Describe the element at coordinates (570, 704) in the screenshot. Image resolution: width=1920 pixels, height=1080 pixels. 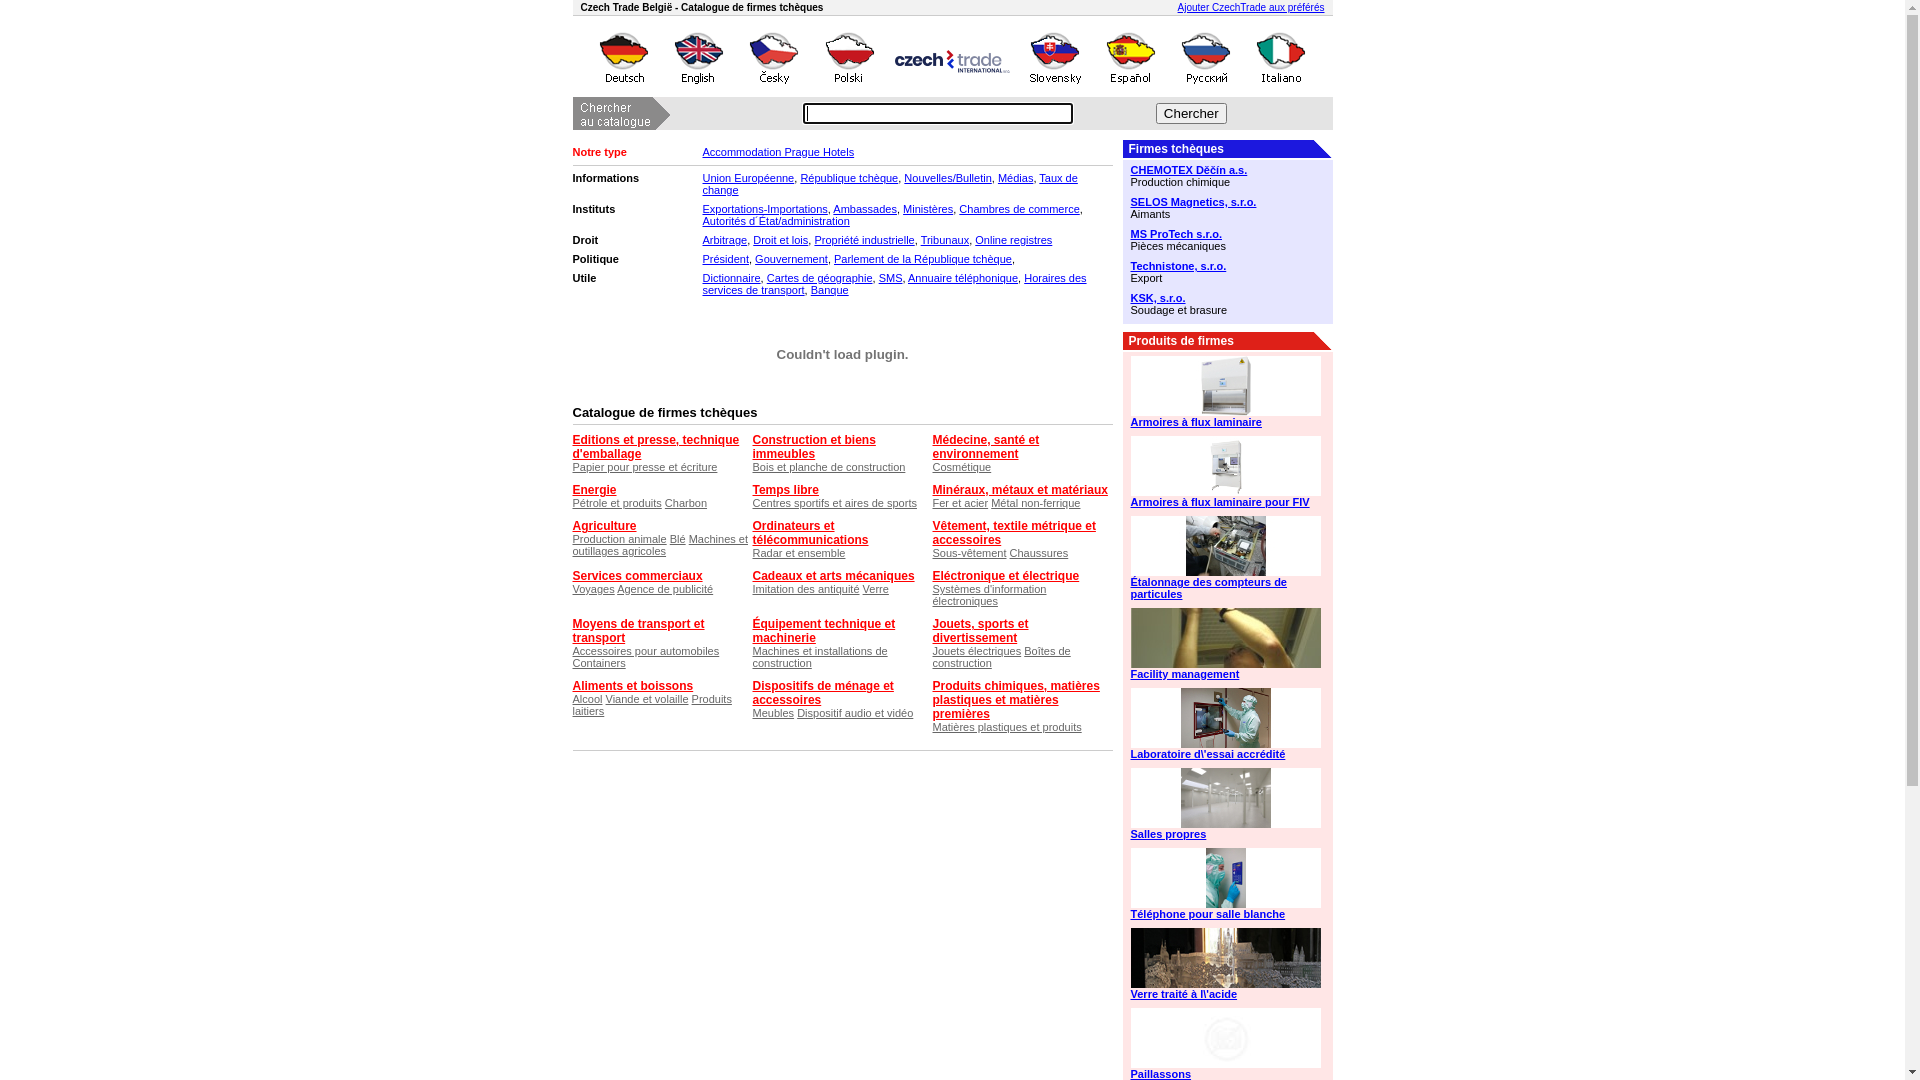
I see `'Produits laitiers'` at that location.